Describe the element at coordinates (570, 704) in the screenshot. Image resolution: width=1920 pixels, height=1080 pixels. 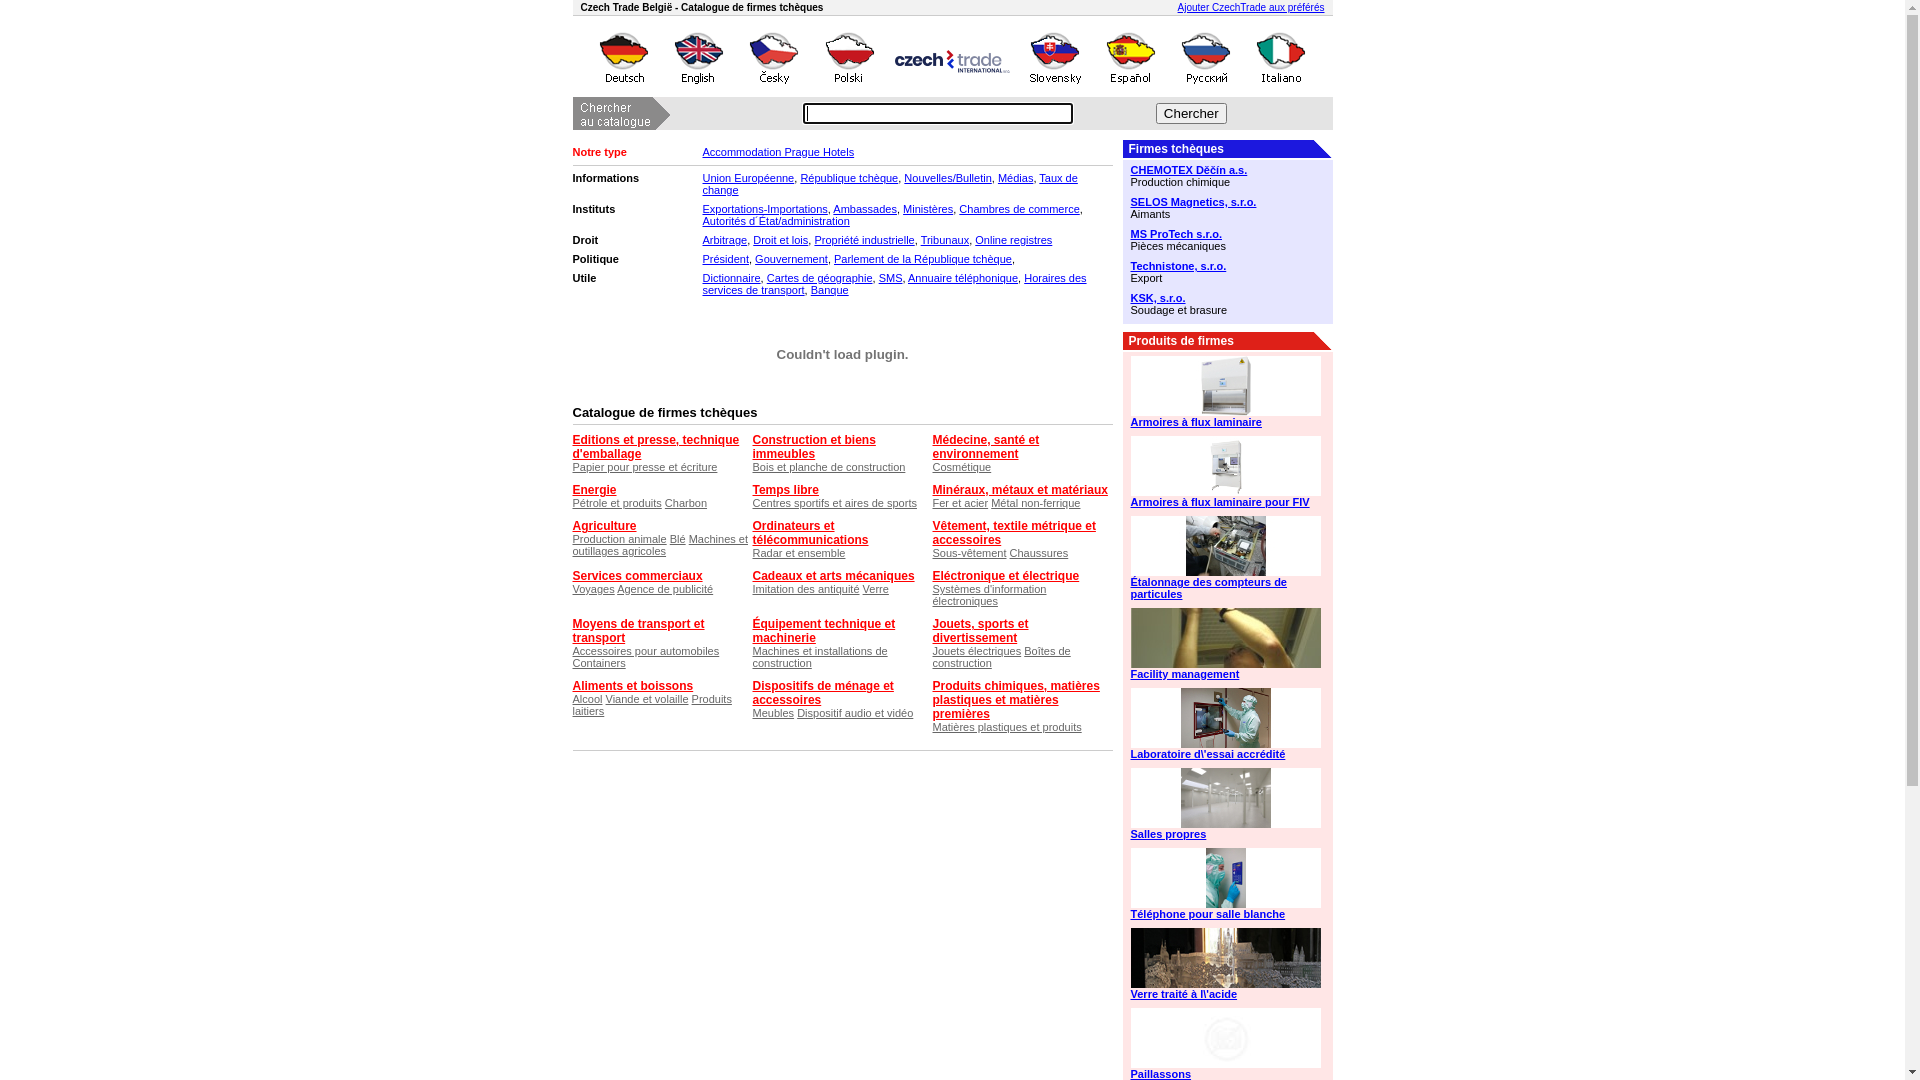
I see `'Produits laitiers'` at that location.